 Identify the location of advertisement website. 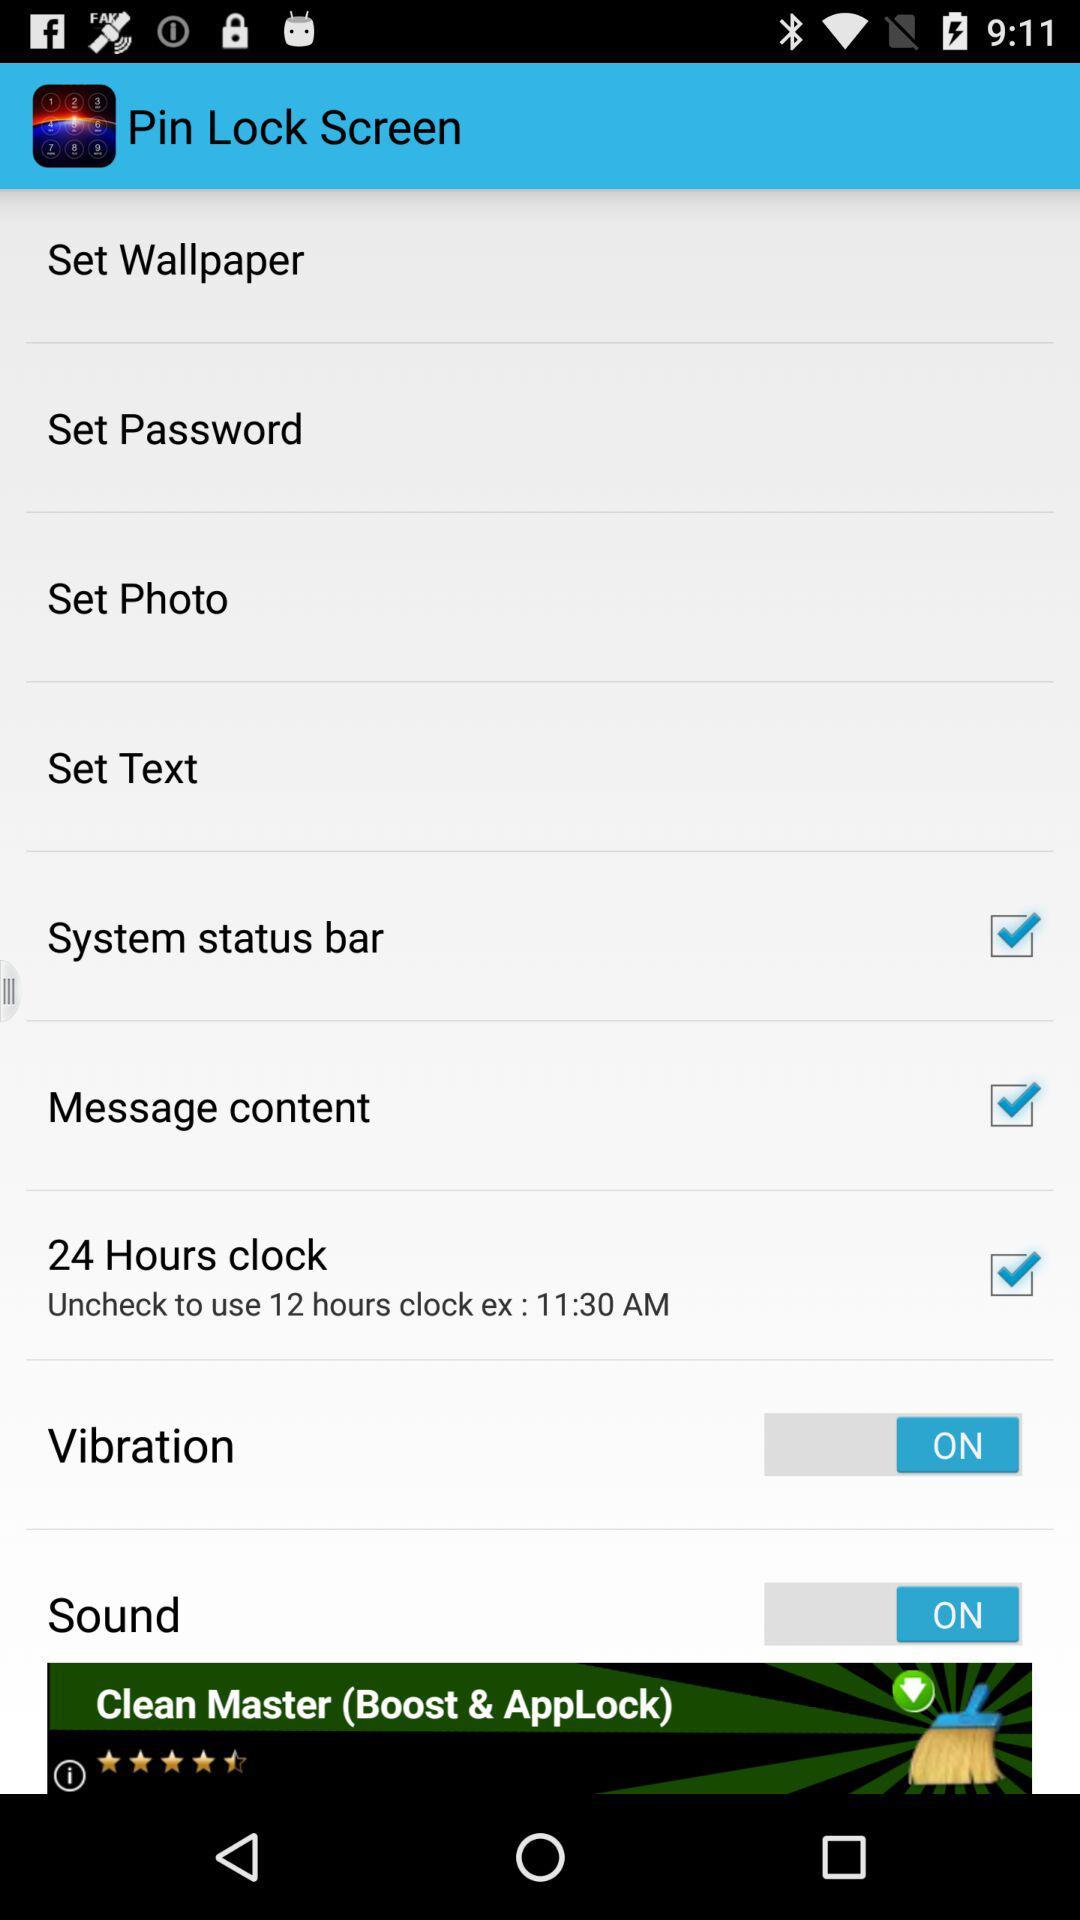
(538, 1727).